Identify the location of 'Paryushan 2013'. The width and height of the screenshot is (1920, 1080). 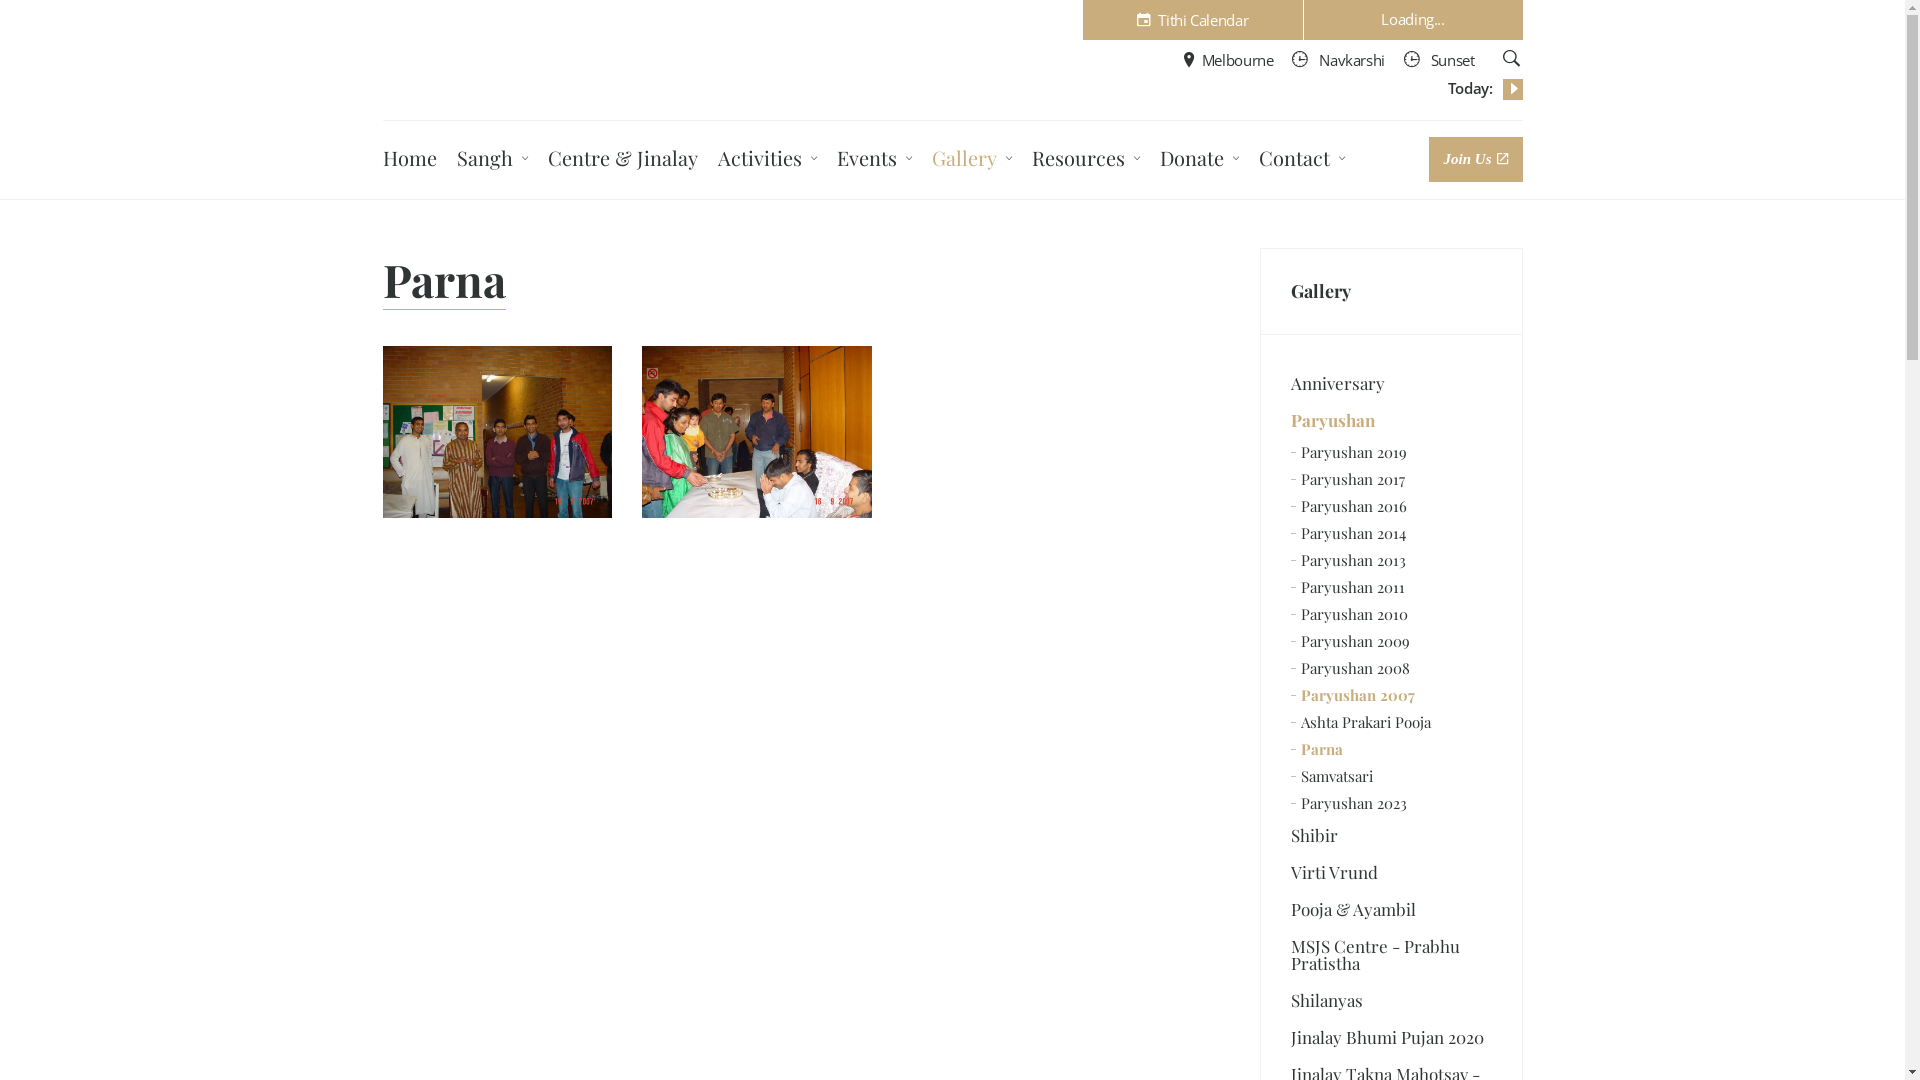
(1390, 560).